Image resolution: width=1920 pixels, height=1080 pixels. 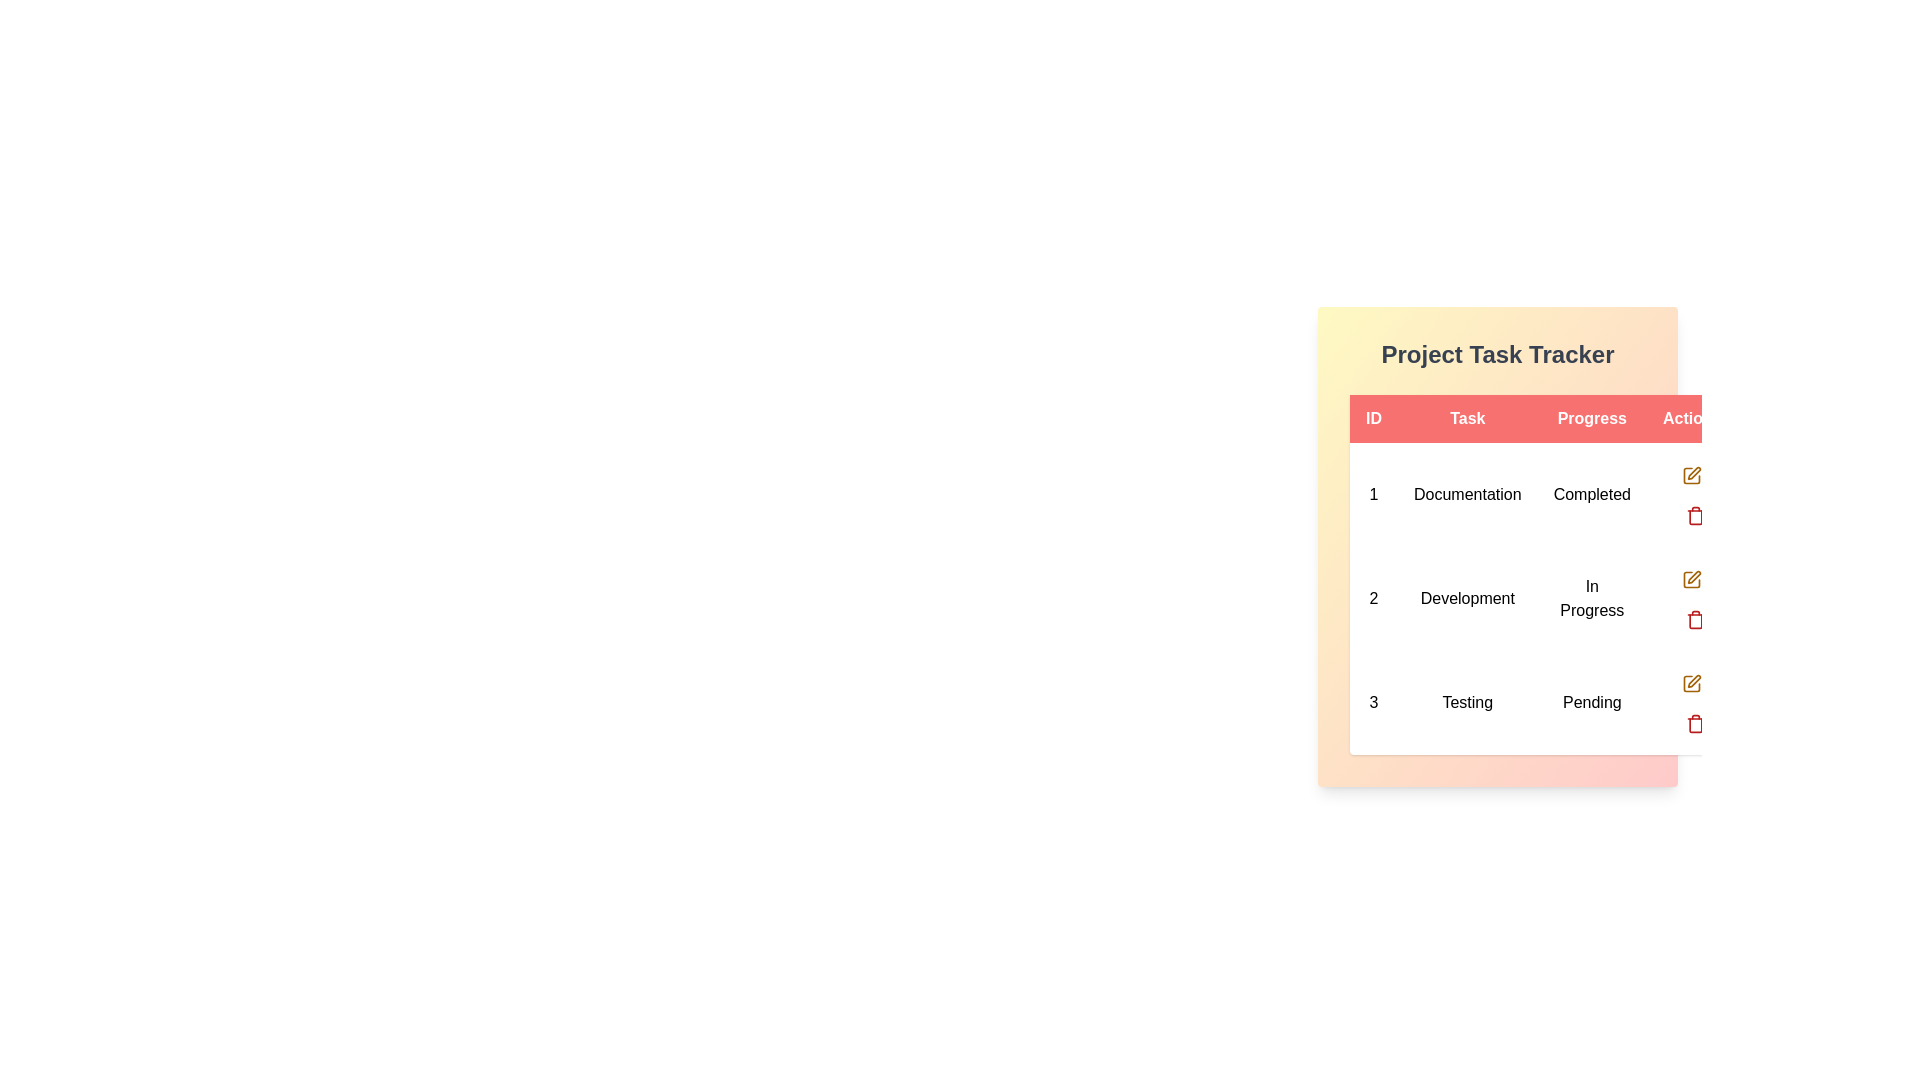 I want to click on delete button for task 2, so click(x=1695, y=617).